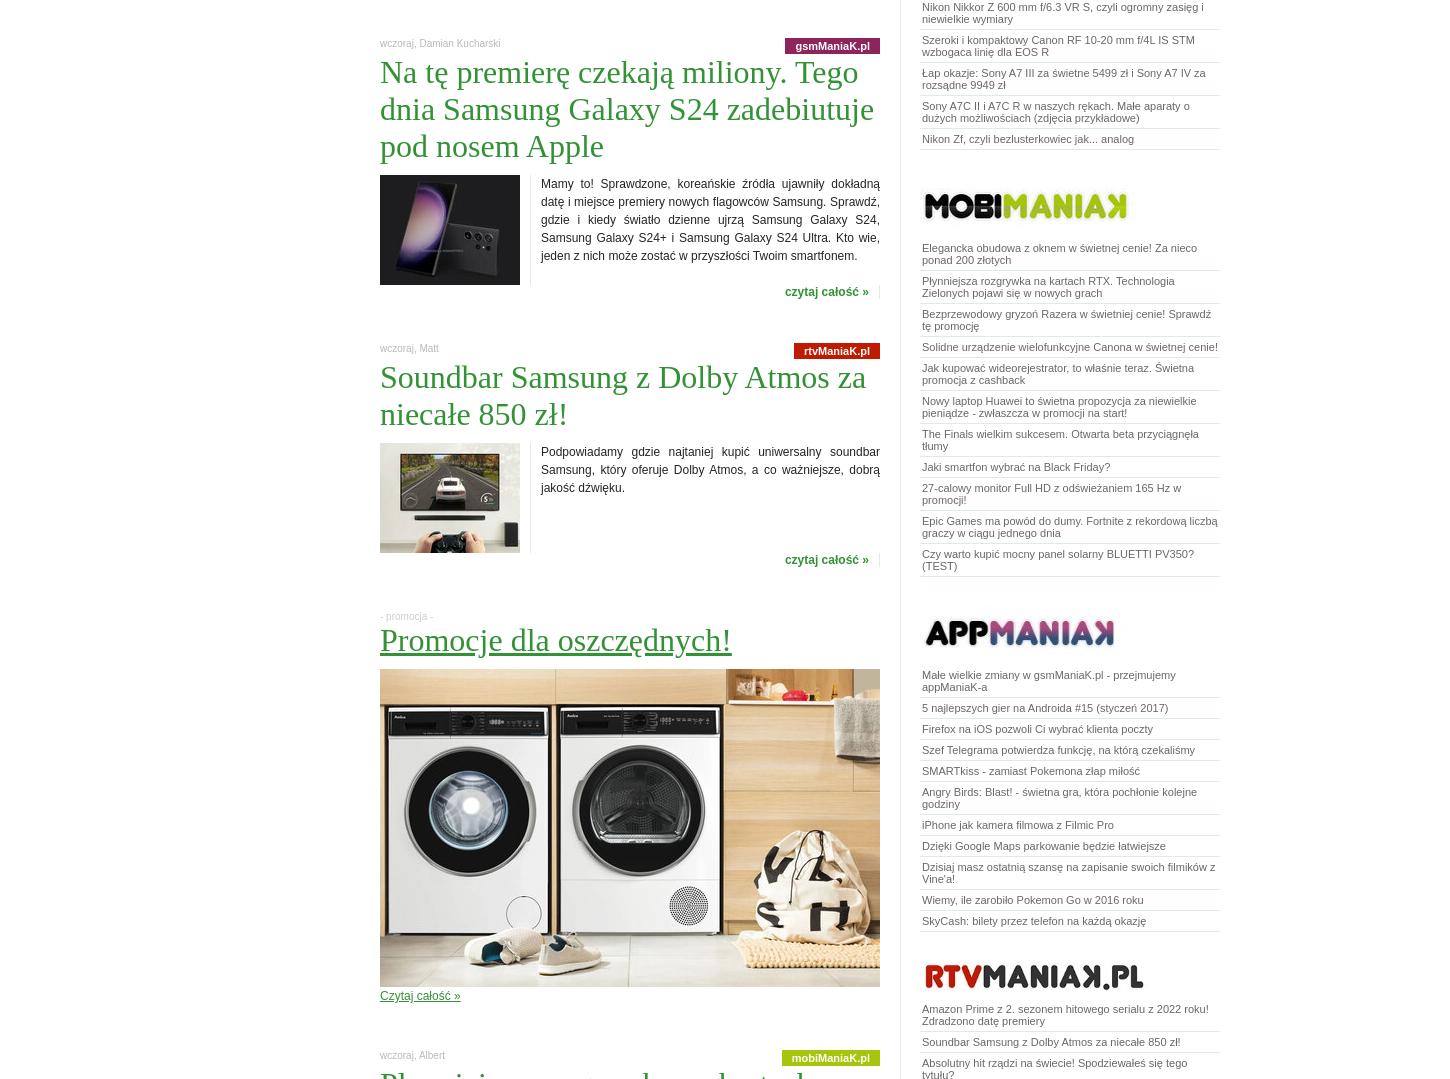 Image resolution: width=1450 pixels, height=1079 pixels. I want to click on 'Jaki smartfon wybrać na Black Friday?', so click(1016, 465).